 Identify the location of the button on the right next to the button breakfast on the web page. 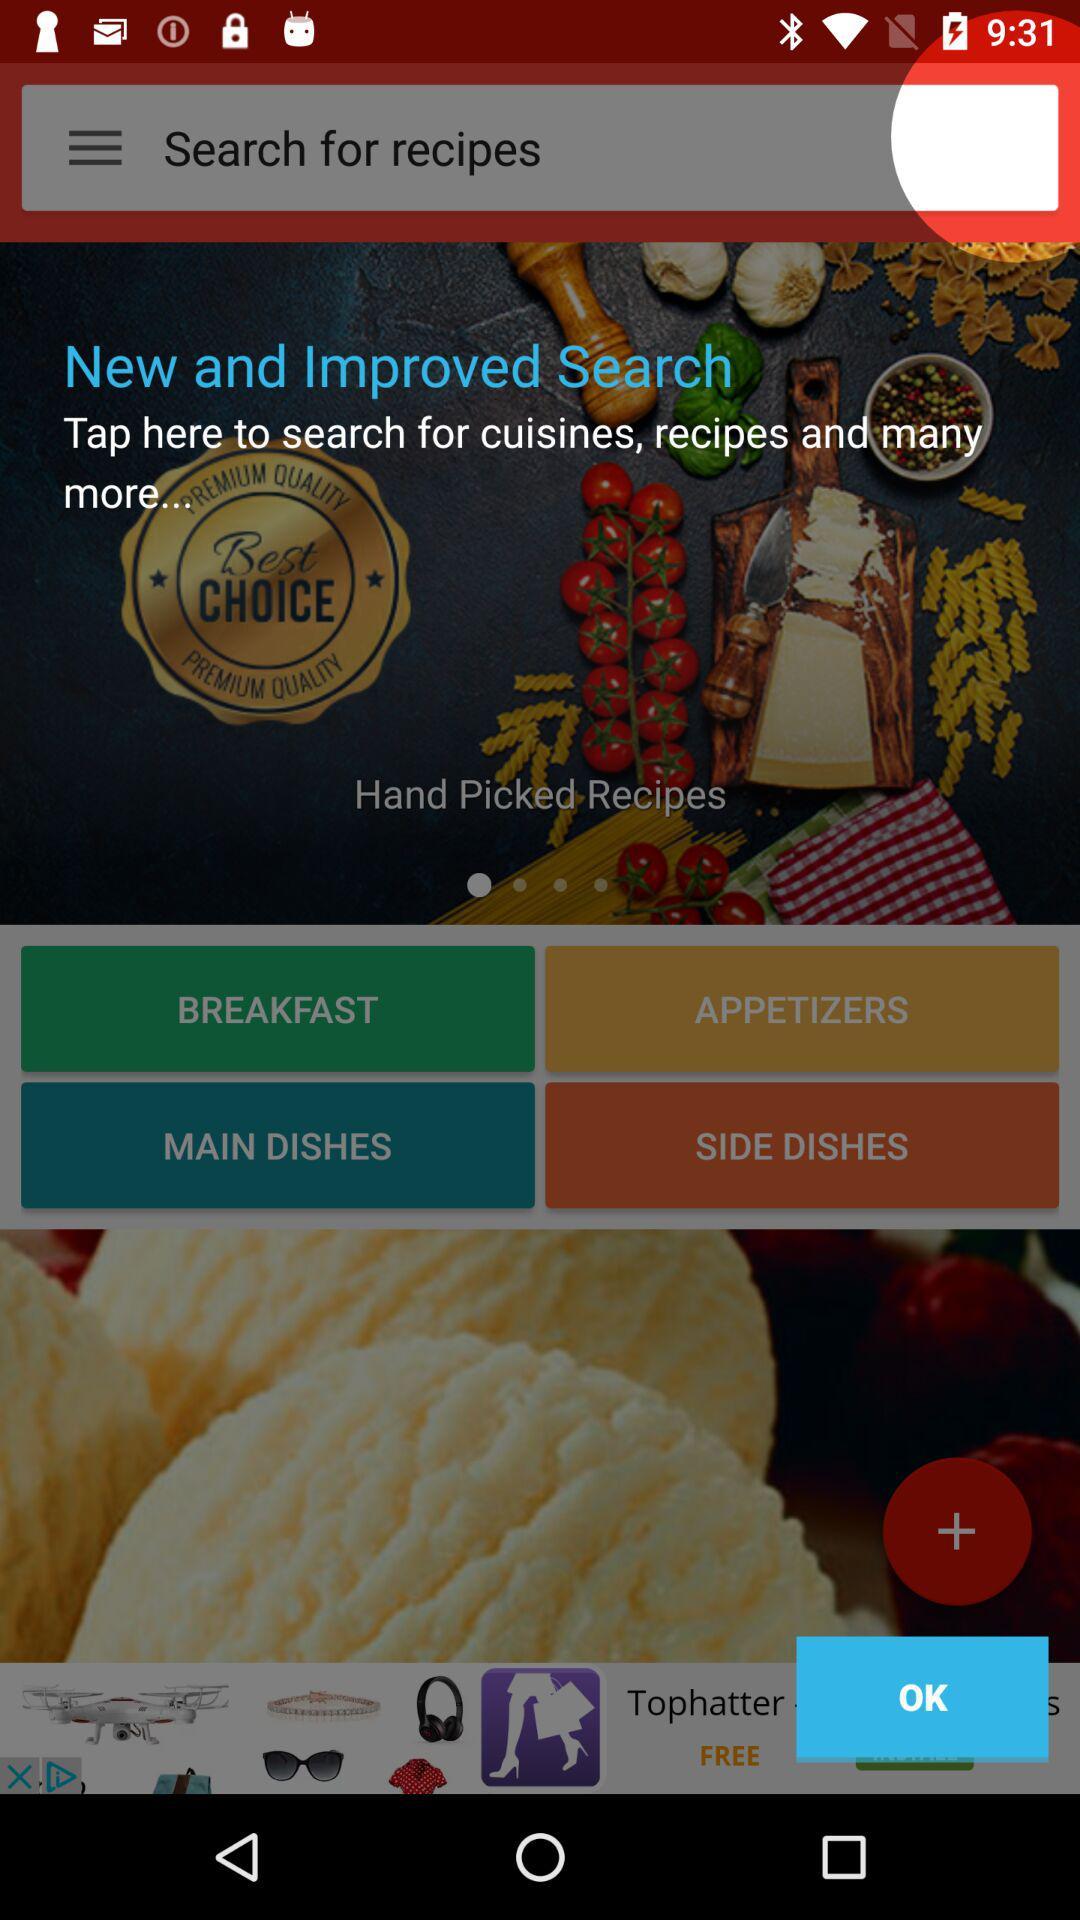
(801, 1008).